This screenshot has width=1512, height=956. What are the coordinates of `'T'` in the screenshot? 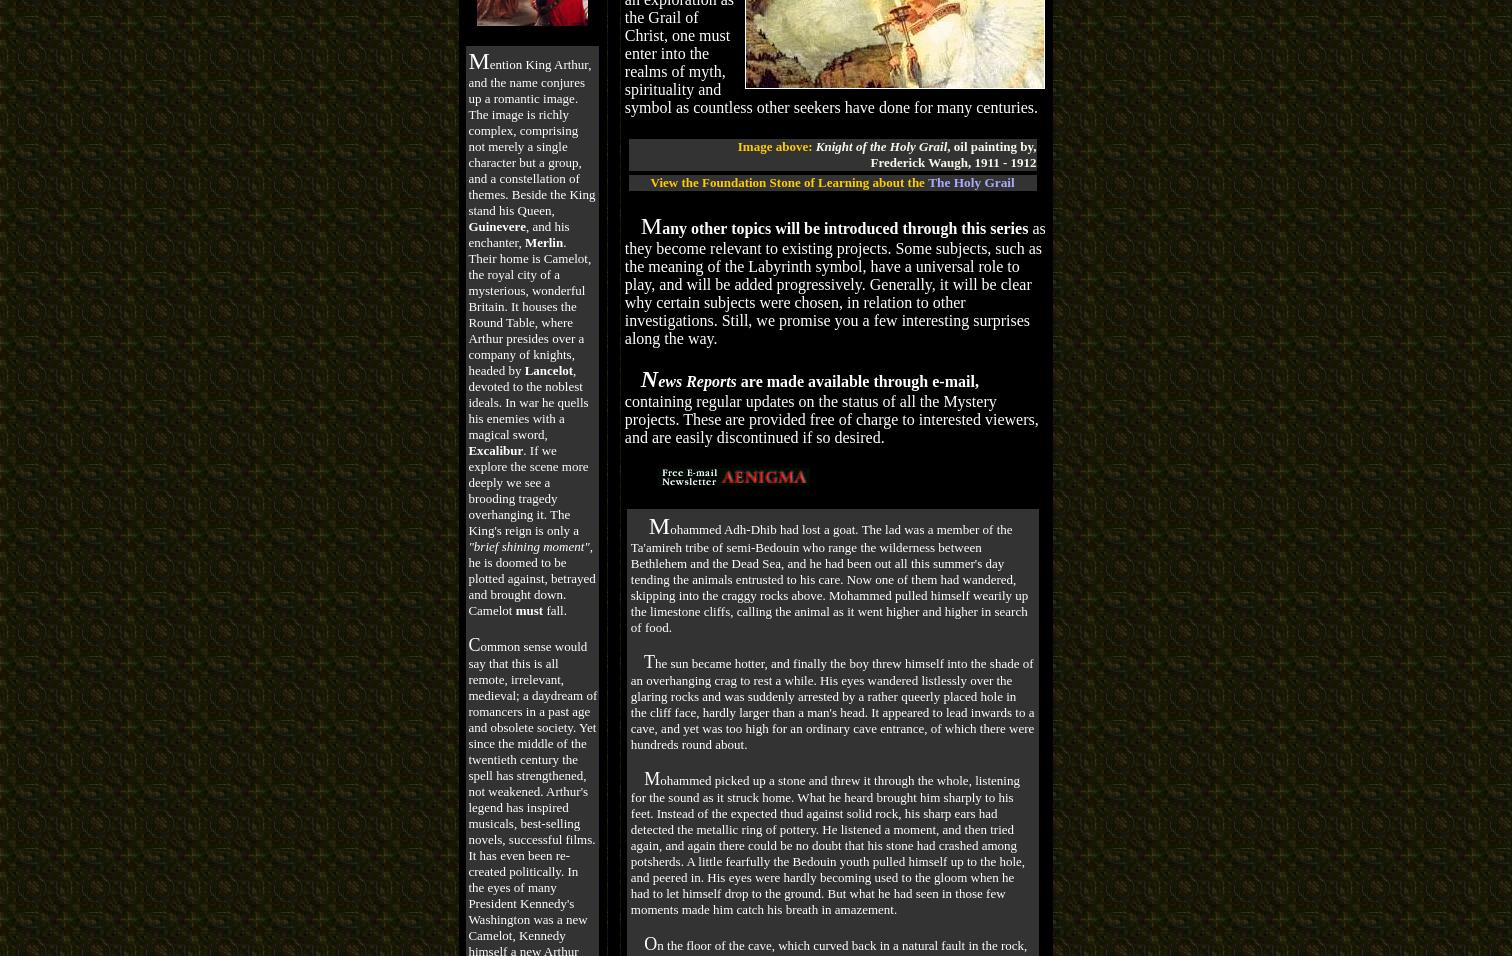 It's located at (641, 660).